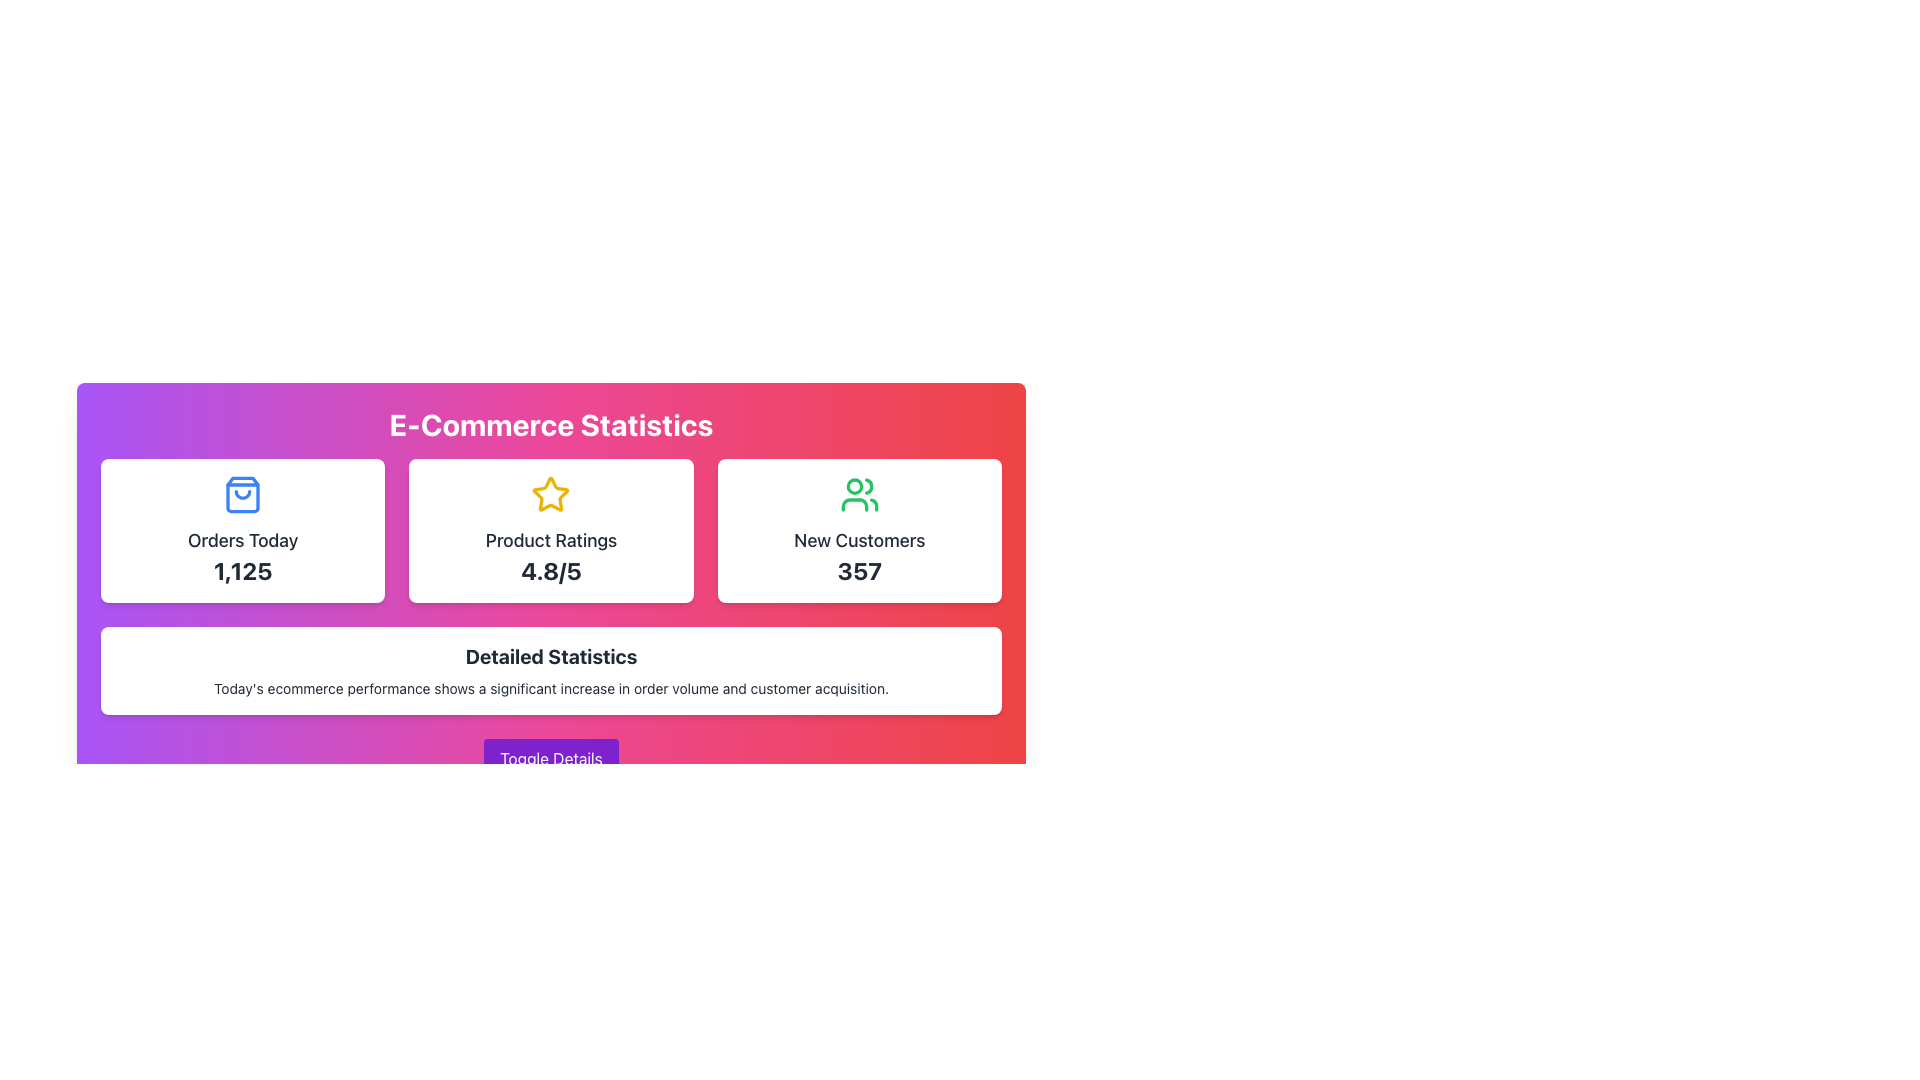  Describe the element at coordinates (551, 494) in the screenshot. I see `the star-shaped icon with a yellow outline located in the middle block titled 'Product Ratings', positioned above the rating value '4.8/5'` at that location.